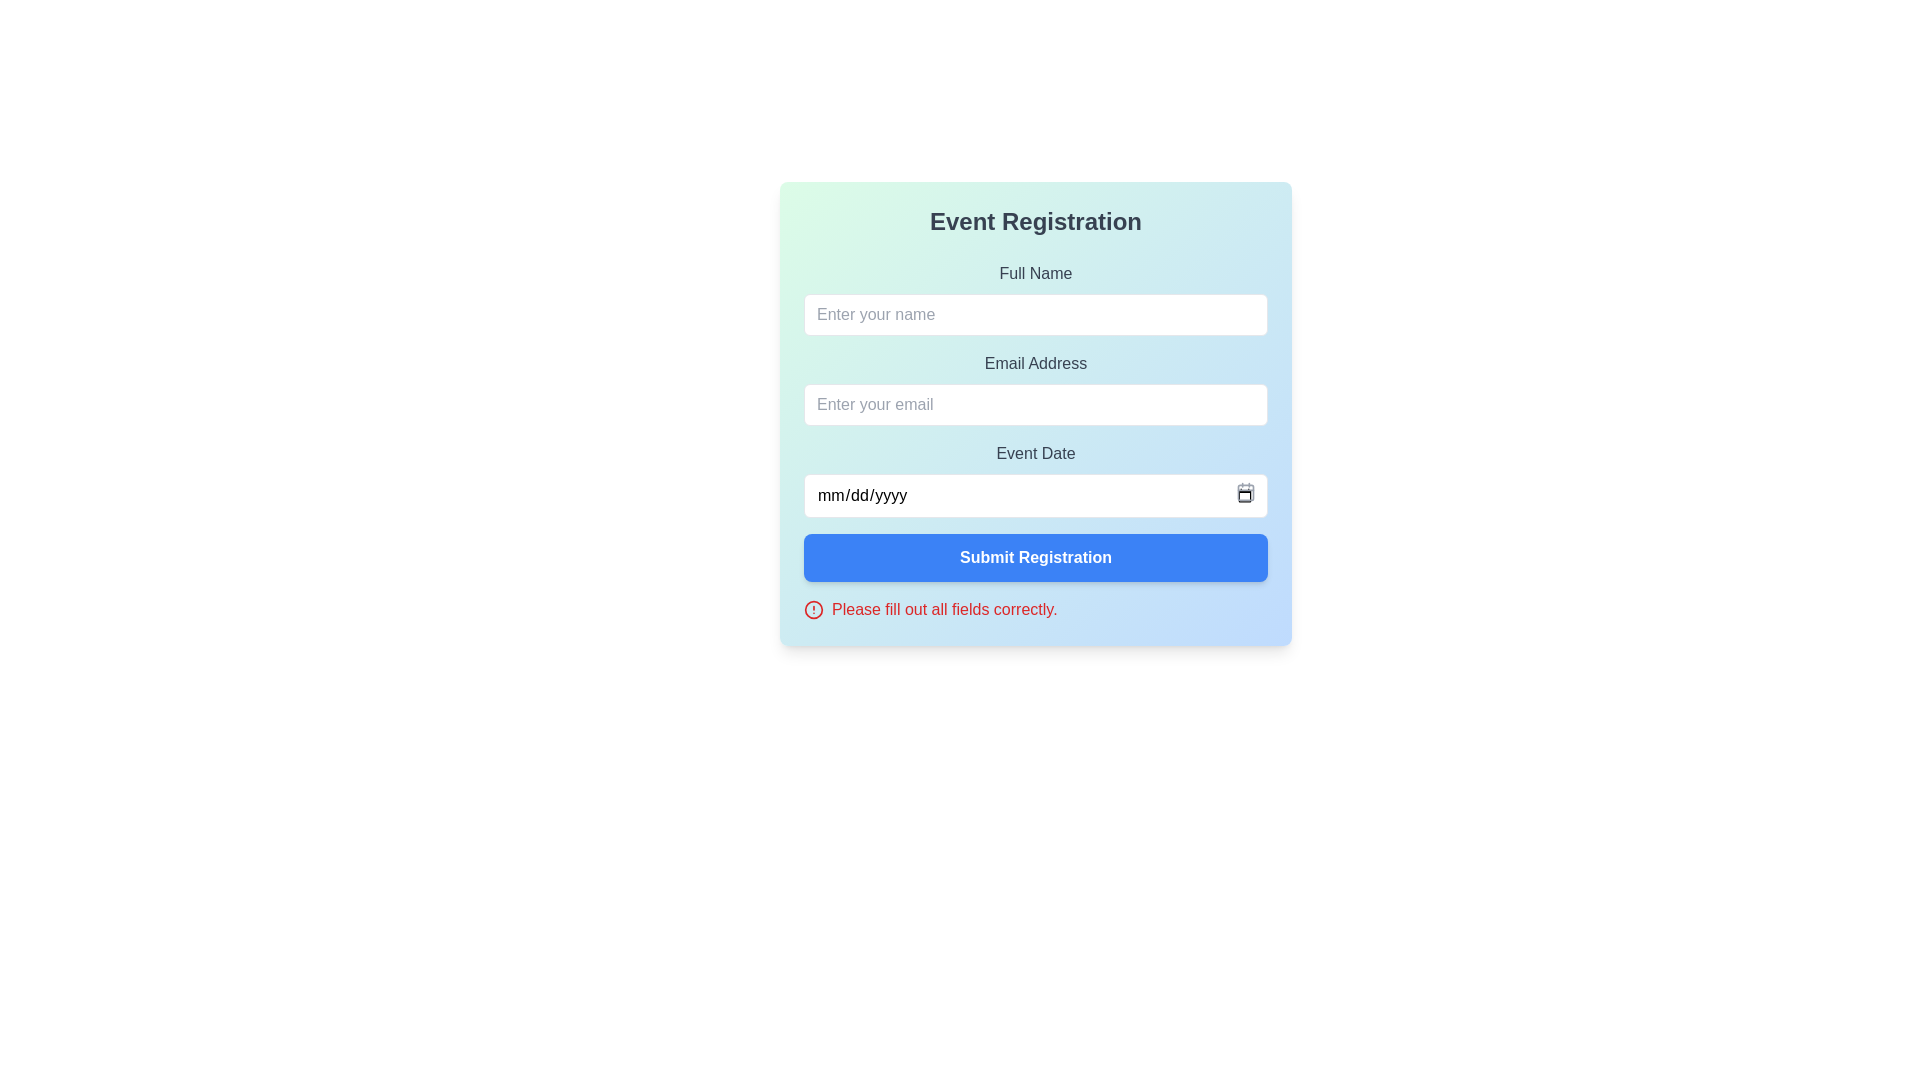 The image size is (1920, 1080). Describe the element at coordinates (814, 608) in the screenshot. I see `the error or warning icon located to the left of the 'Please fill out all fields correctly.' text in the notification message area at the bottom of the event registration section` at that location.